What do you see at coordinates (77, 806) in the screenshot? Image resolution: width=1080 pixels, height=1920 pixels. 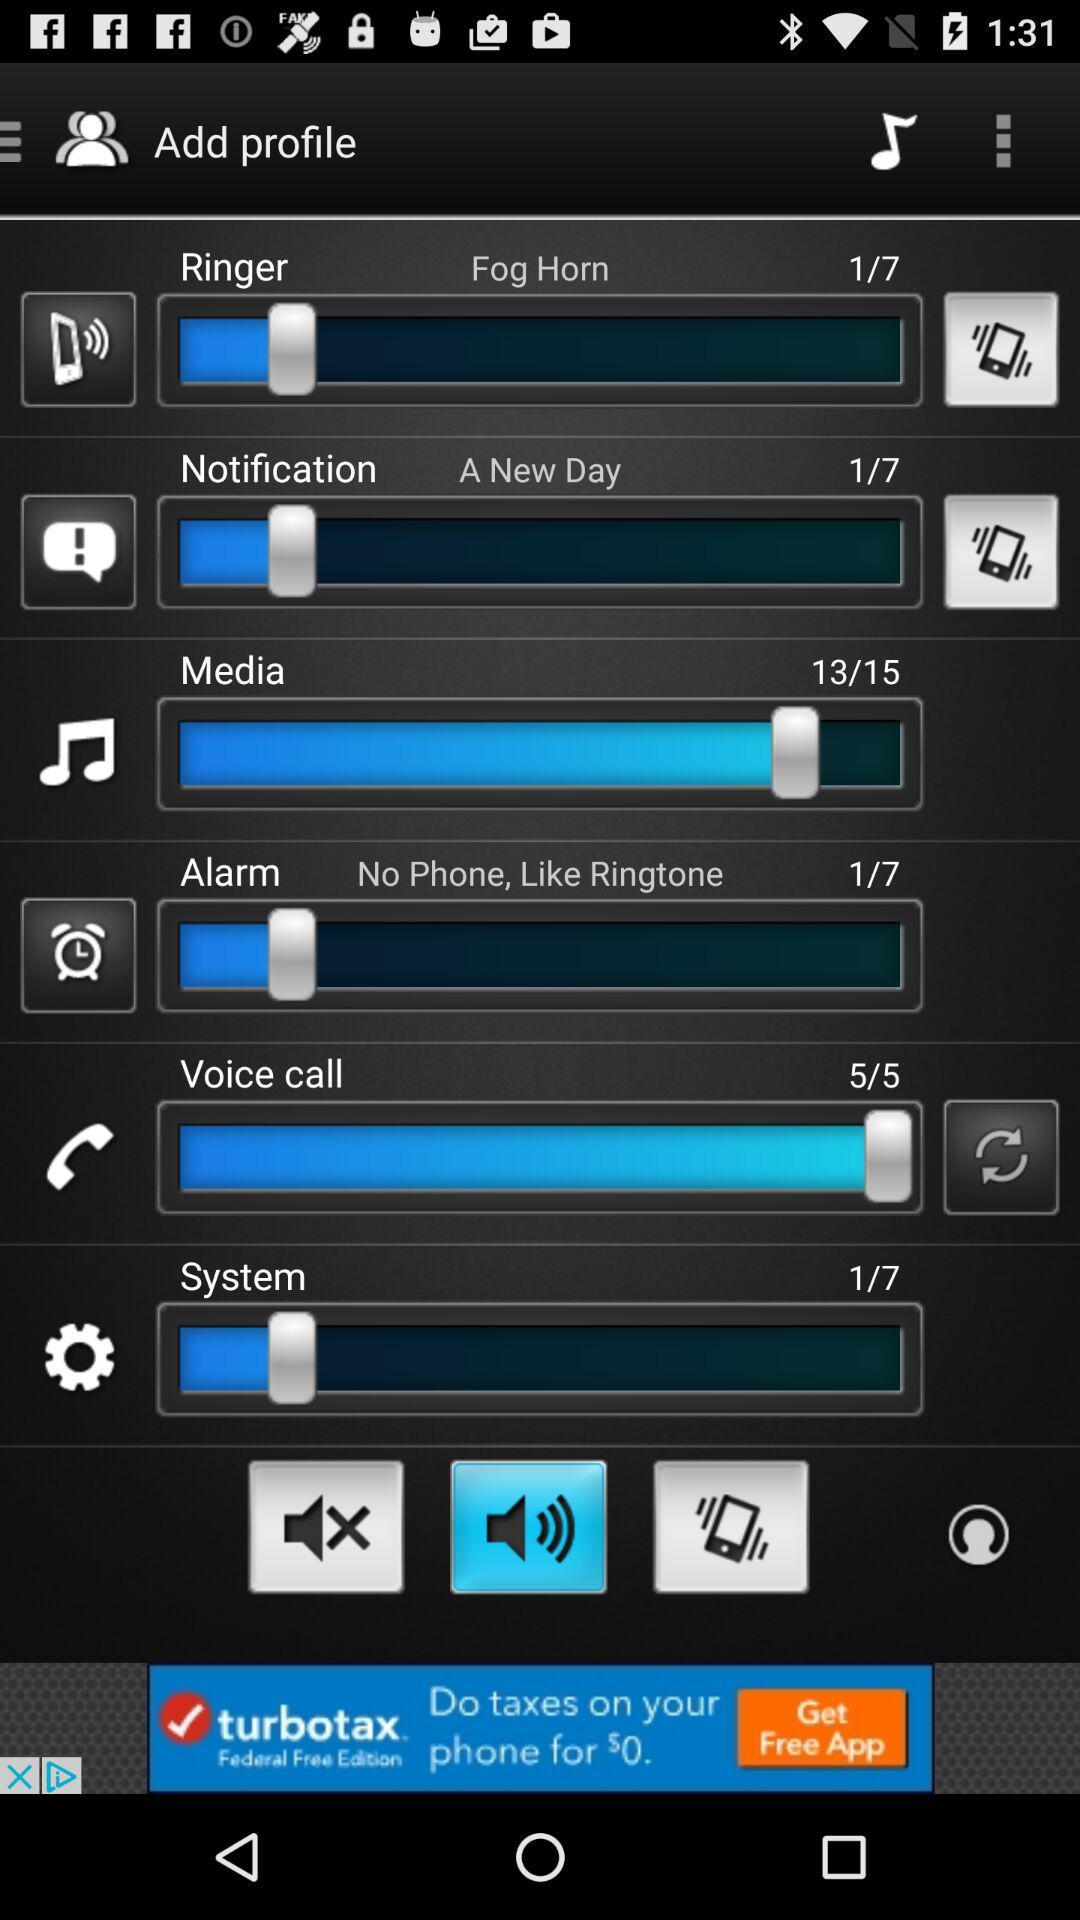 I see `the music icon` at bounding box center [77, 806].